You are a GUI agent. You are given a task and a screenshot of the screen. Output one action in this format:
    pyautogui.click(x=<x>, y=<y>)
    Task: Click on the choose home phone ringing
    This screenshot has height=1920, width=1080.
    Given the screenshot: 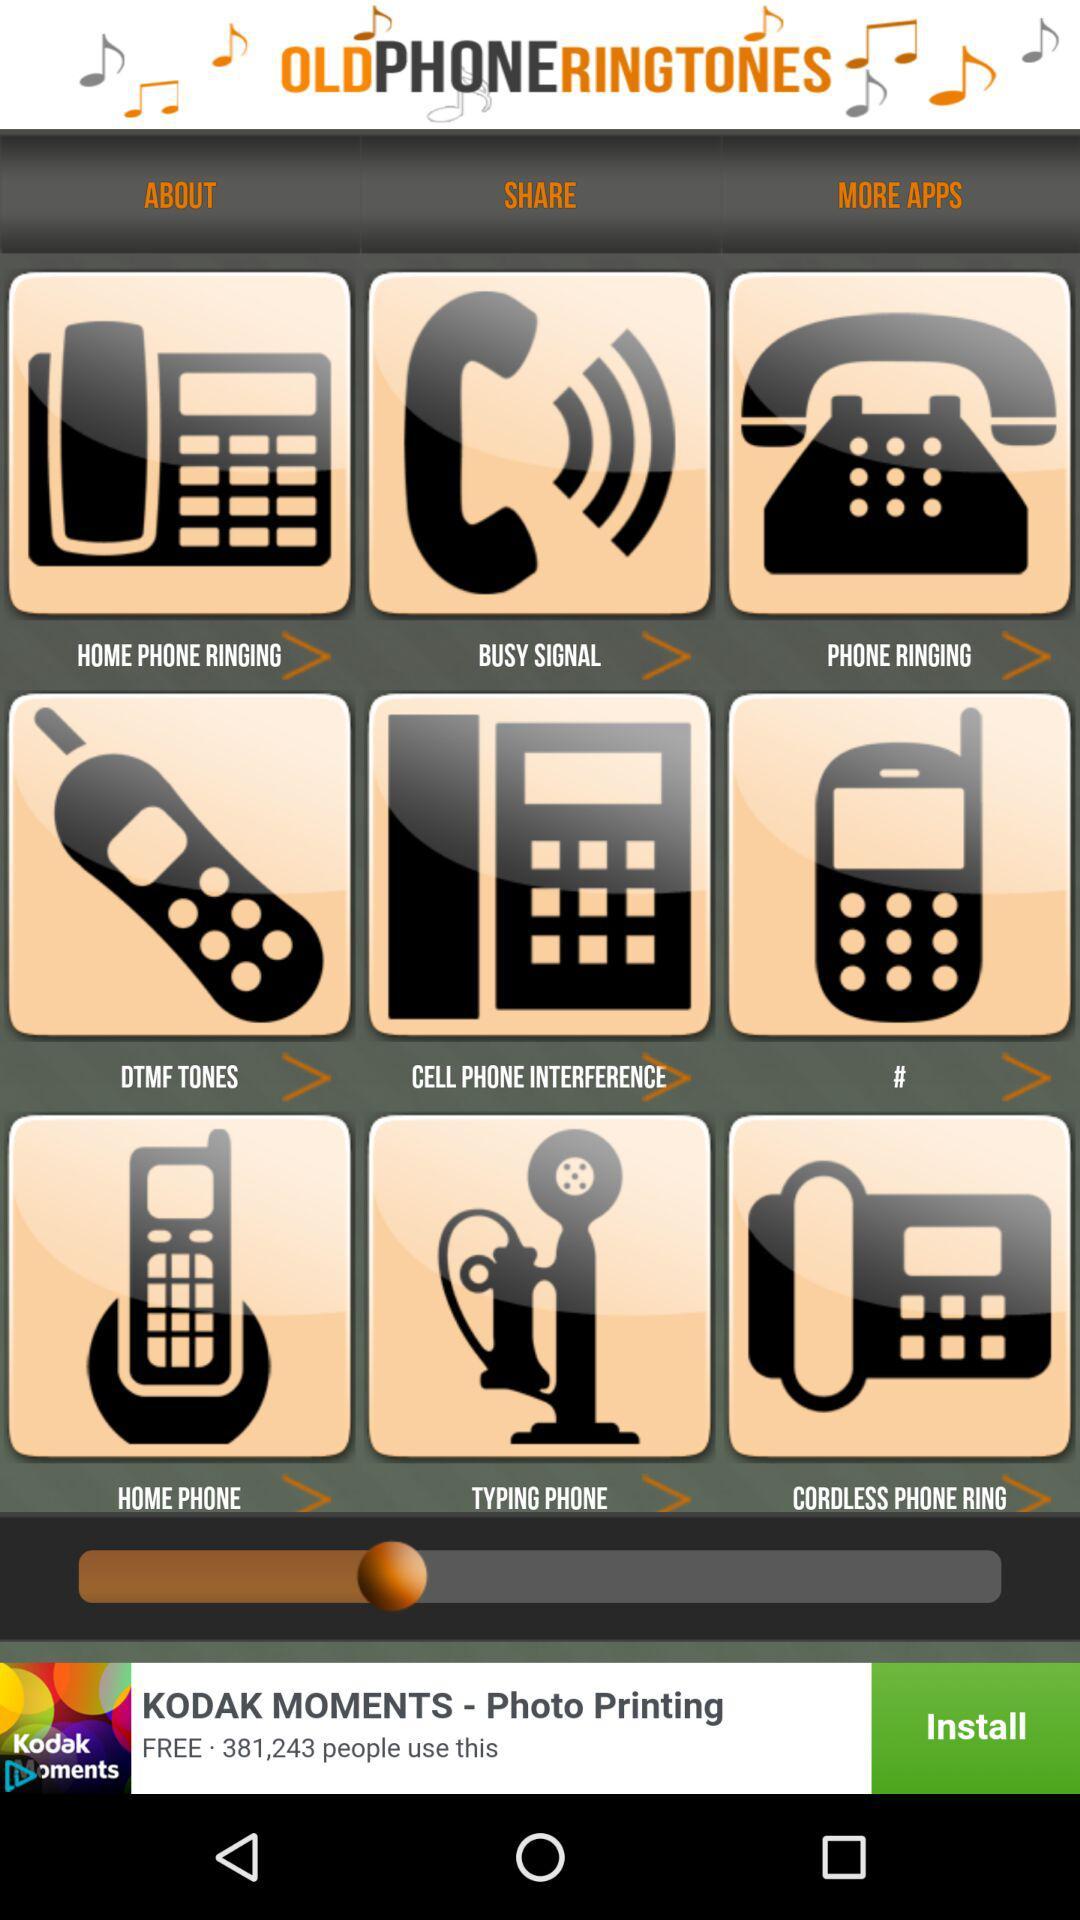 What is the action you would take?
    pyautogui.click(x=306, y=654)
    